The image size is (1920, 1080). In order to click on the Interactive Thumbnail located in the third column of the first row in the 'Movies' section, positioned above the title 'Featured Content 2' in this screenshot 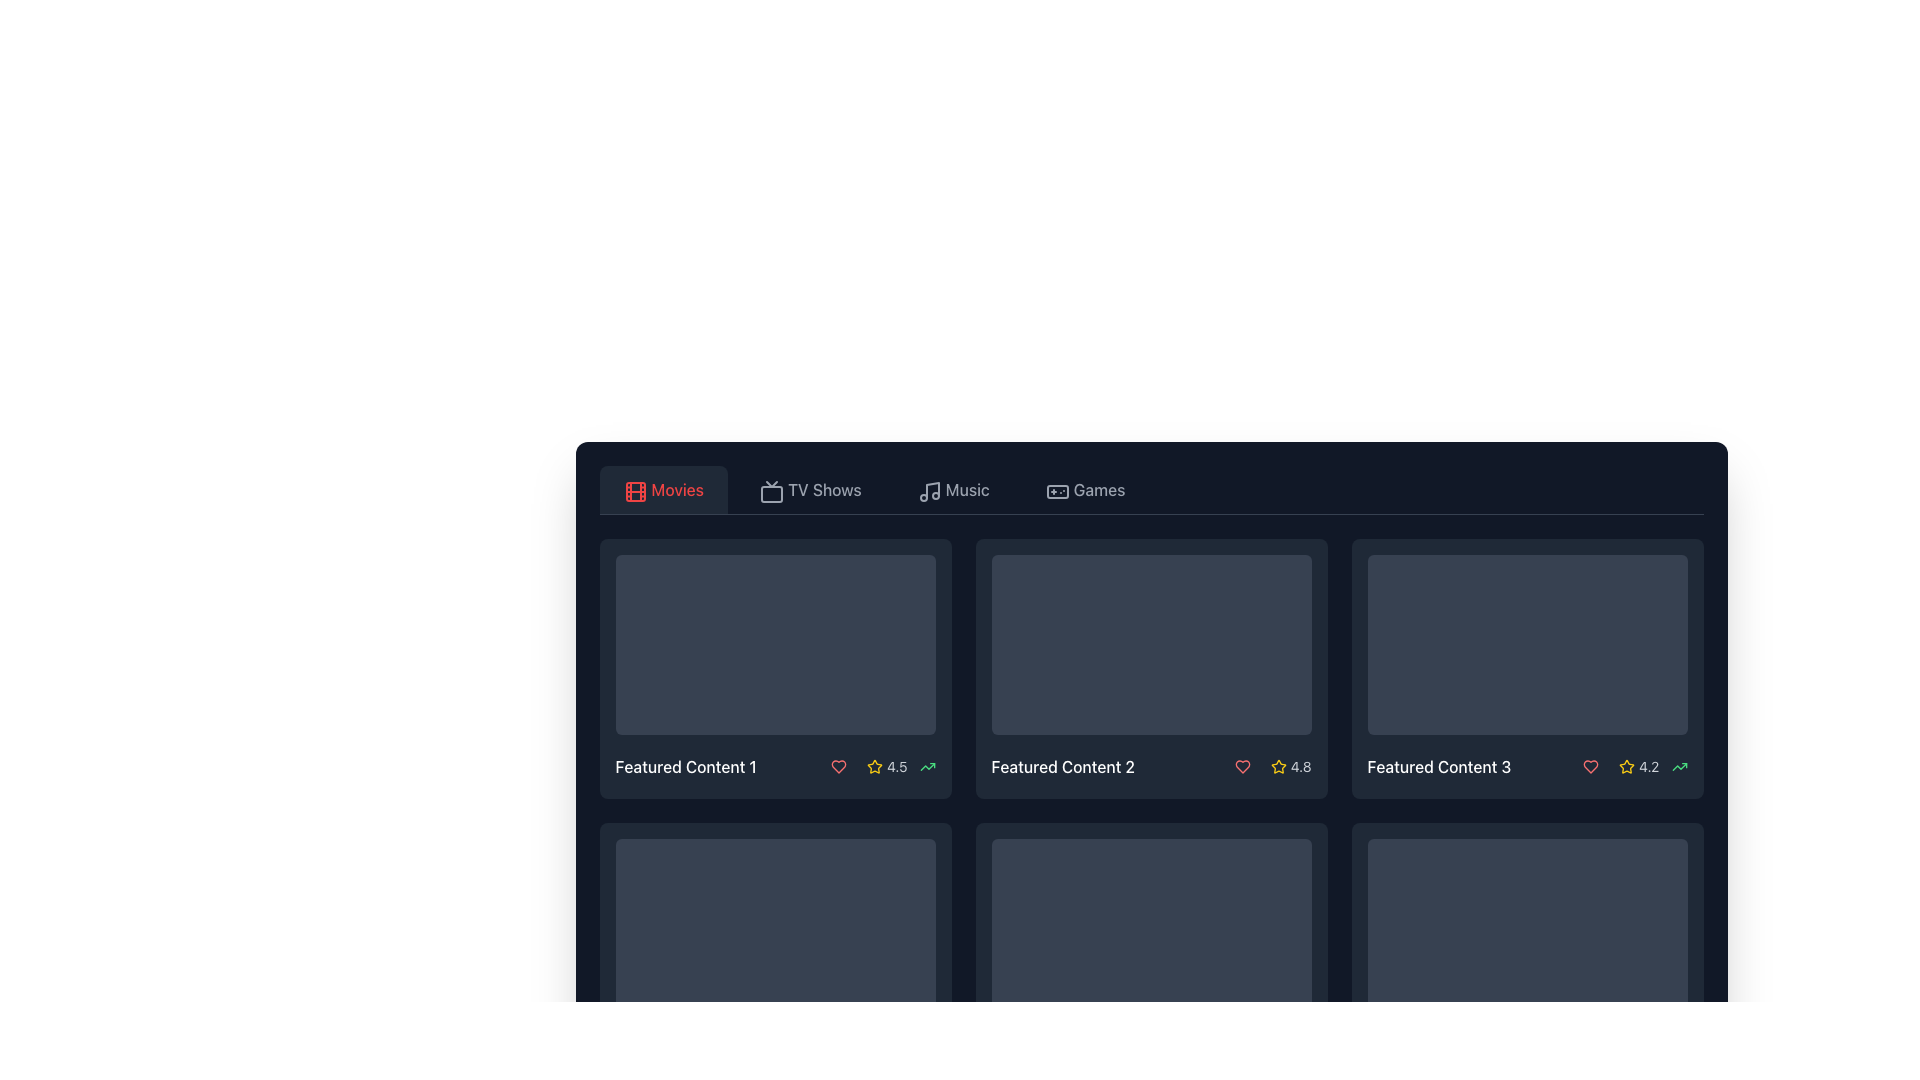, I will do `click(1151, 644)`.